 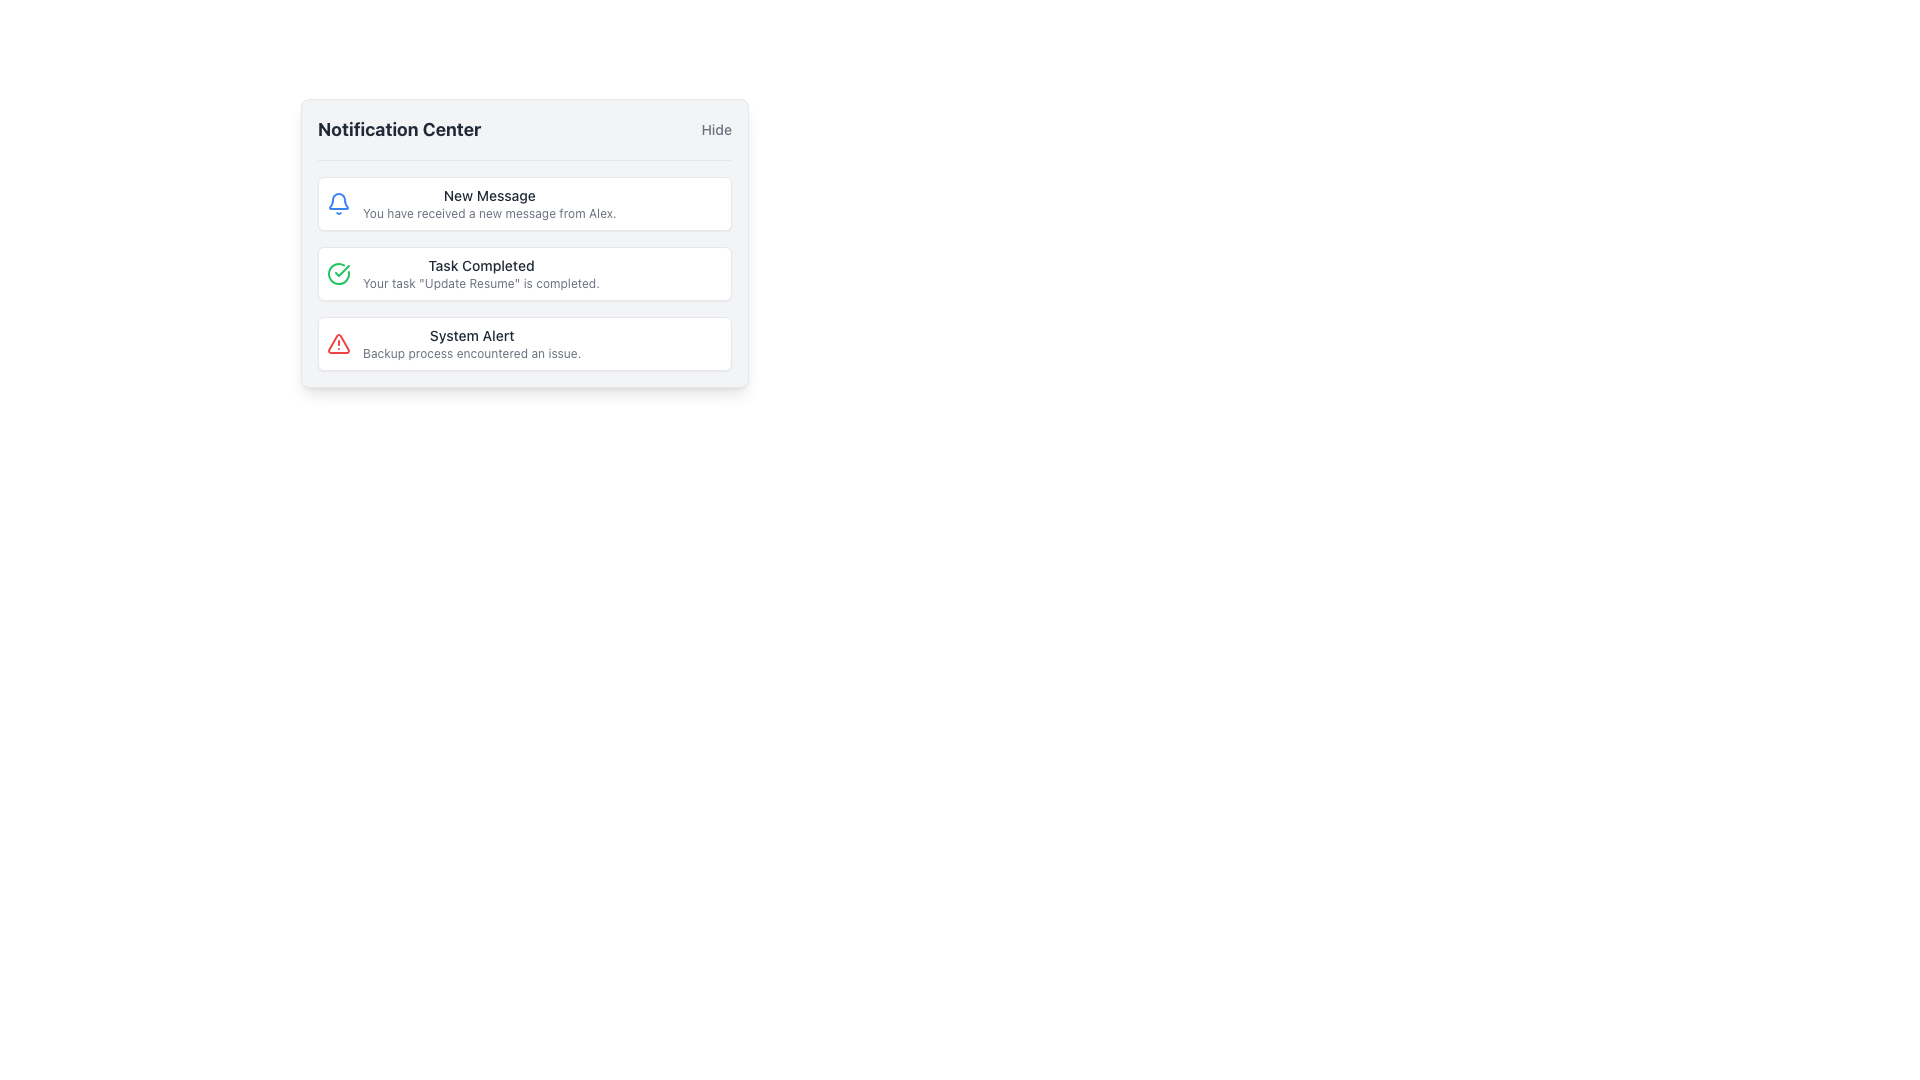 I want to click on the Static Text element that serves as the title or label of the notification, located in the first notification card beneath 'Notification Center', so click(x=489, y=196).